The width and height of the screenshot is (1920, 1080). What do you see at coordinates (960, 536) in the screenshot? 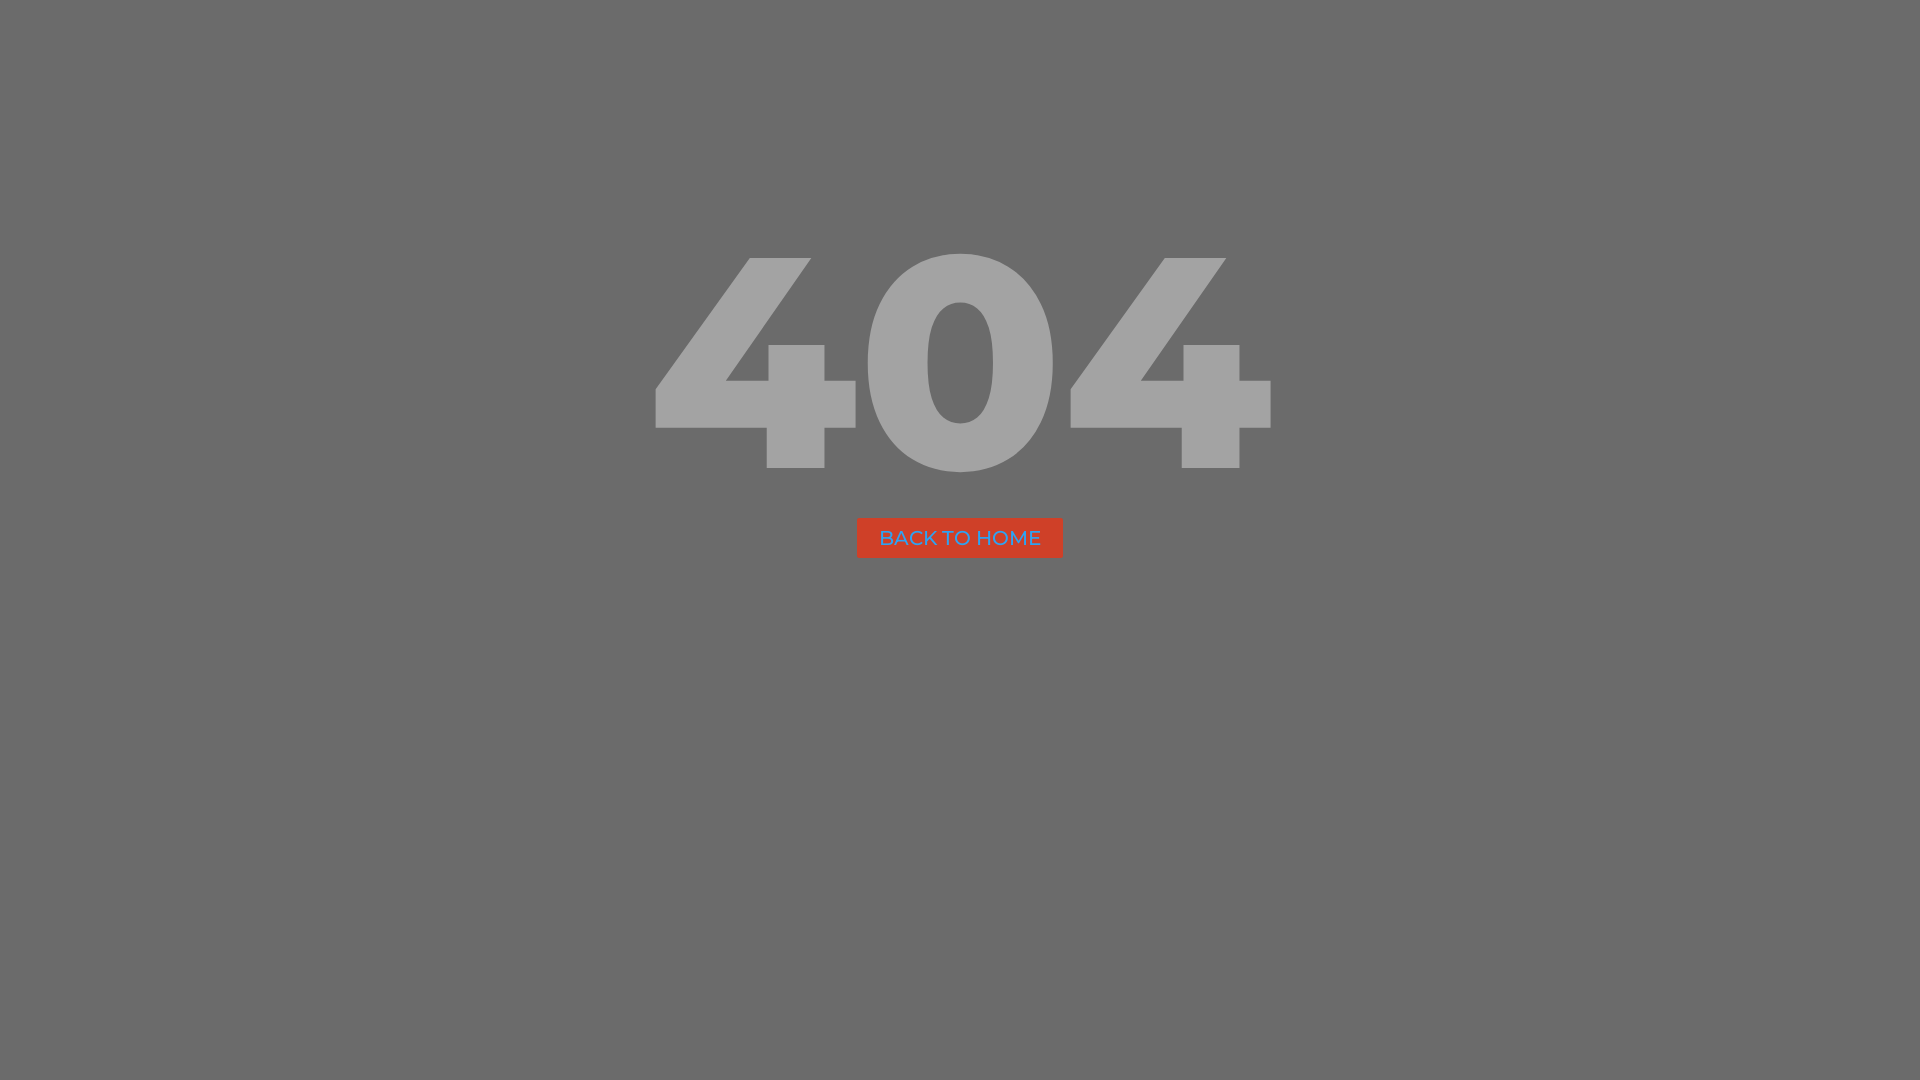
I see `'BACK TO HOME'` at bounding box center [960, 536].